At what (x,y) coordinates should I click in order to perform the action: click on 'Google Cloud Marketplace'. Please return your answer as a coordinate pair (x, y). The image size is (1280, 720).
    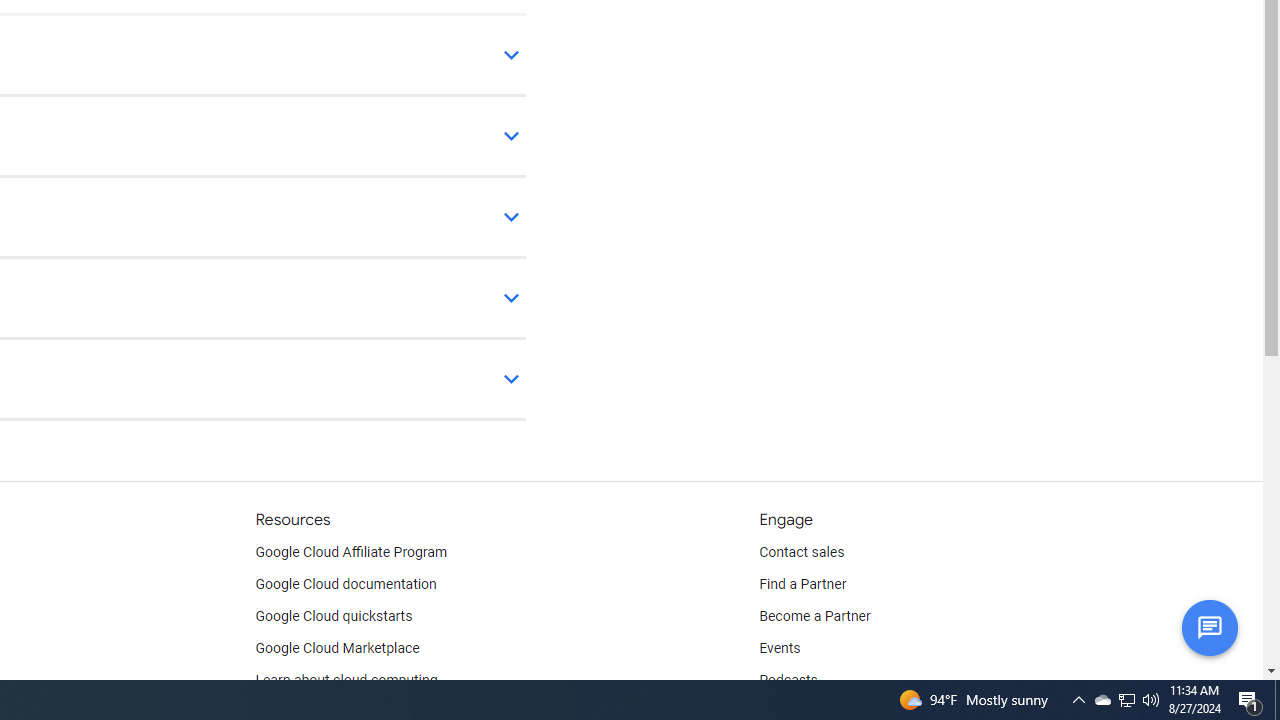
    Looking at the image, I should click on (337, 649).